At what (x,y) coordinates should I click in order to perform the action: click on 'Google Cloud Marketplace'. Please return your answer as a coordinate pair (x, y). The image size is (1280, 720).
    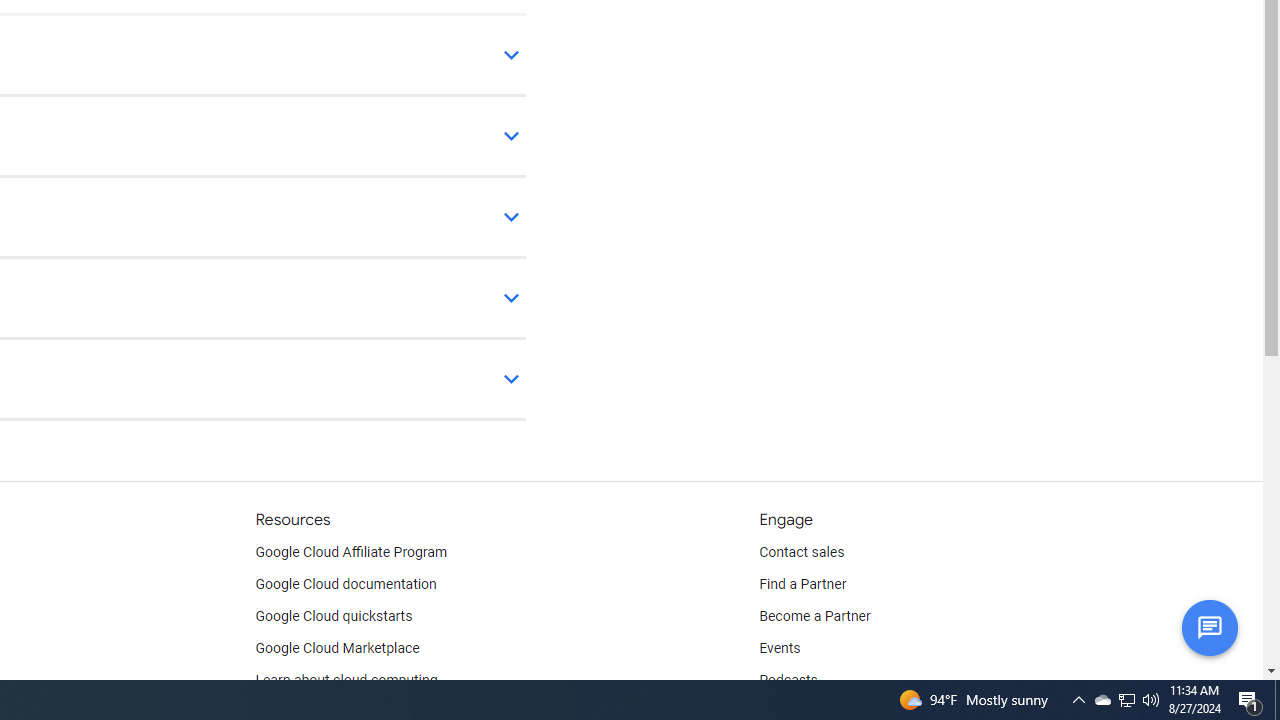
    Looking at the image, I should click on (337, 649).